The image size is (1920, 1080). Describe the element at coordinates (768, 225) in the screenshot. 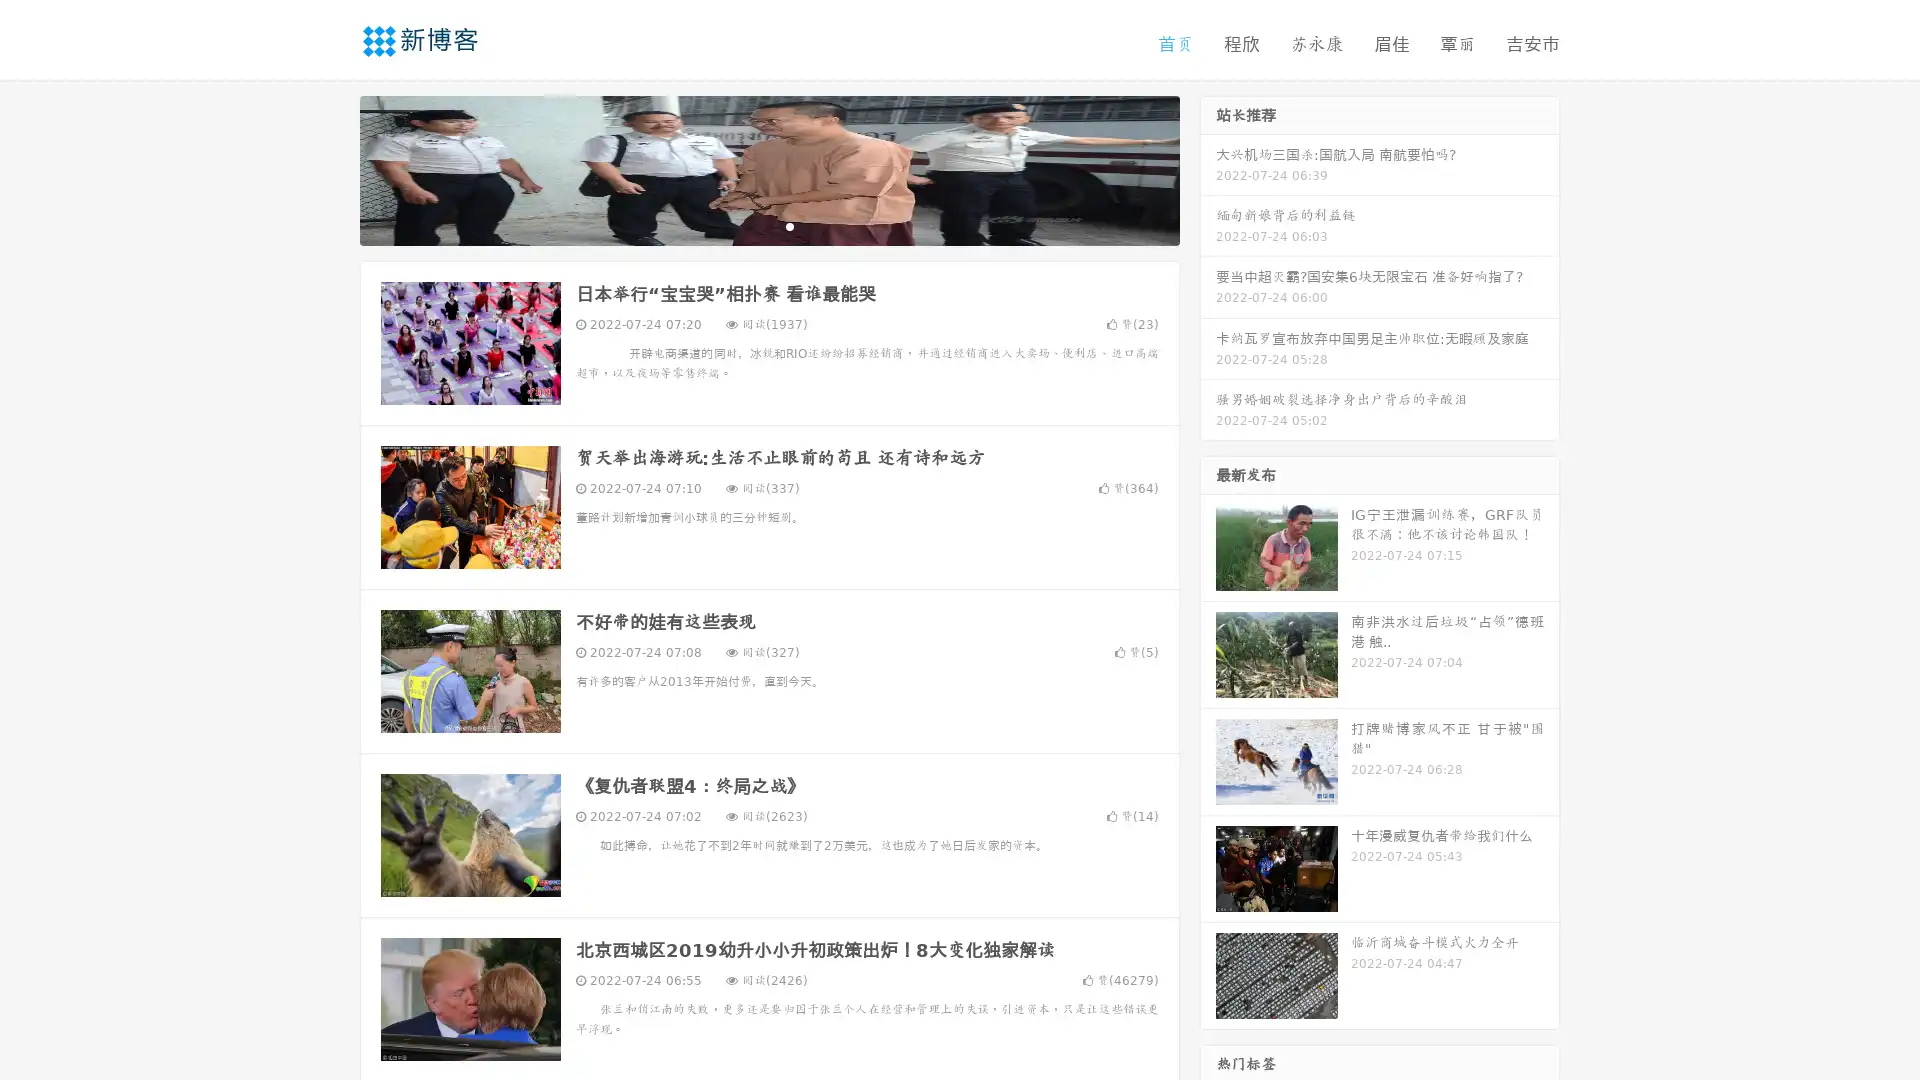

I see `Go to slide 2` at that location.